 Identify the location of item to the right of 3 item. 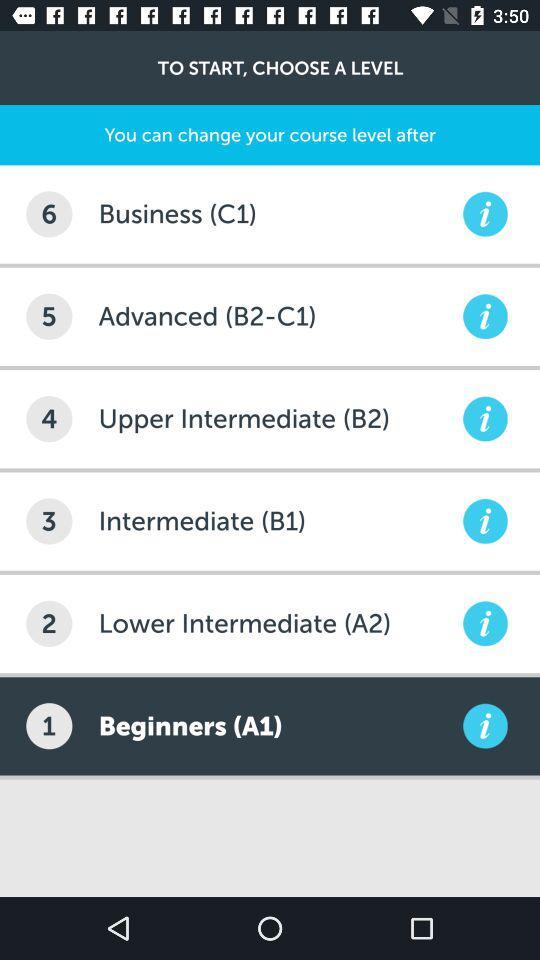
(277, 520).